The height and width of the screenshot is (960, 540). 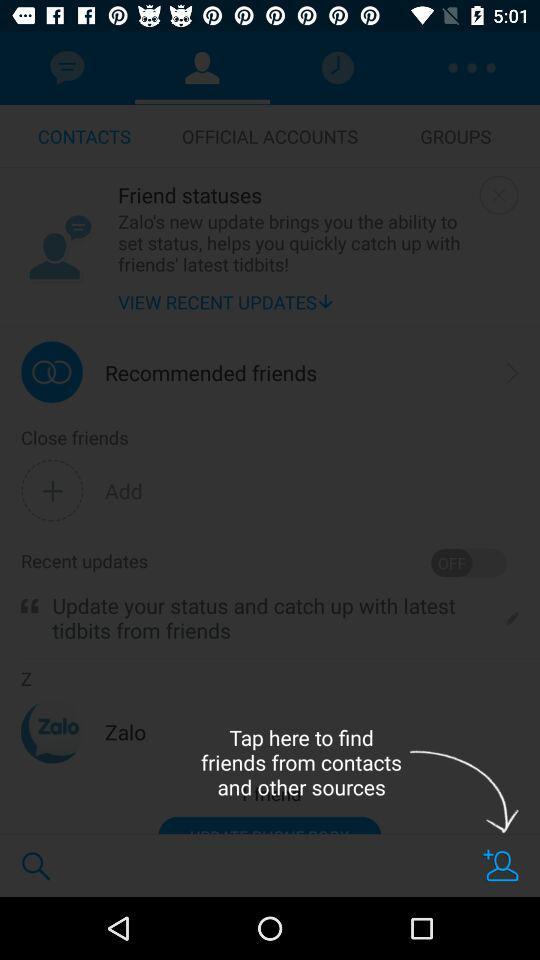 What do you see at coordinates (498, 195) in the screenshot?
I see `the item next to friend statuses icon` at bounding box center [498, 195].